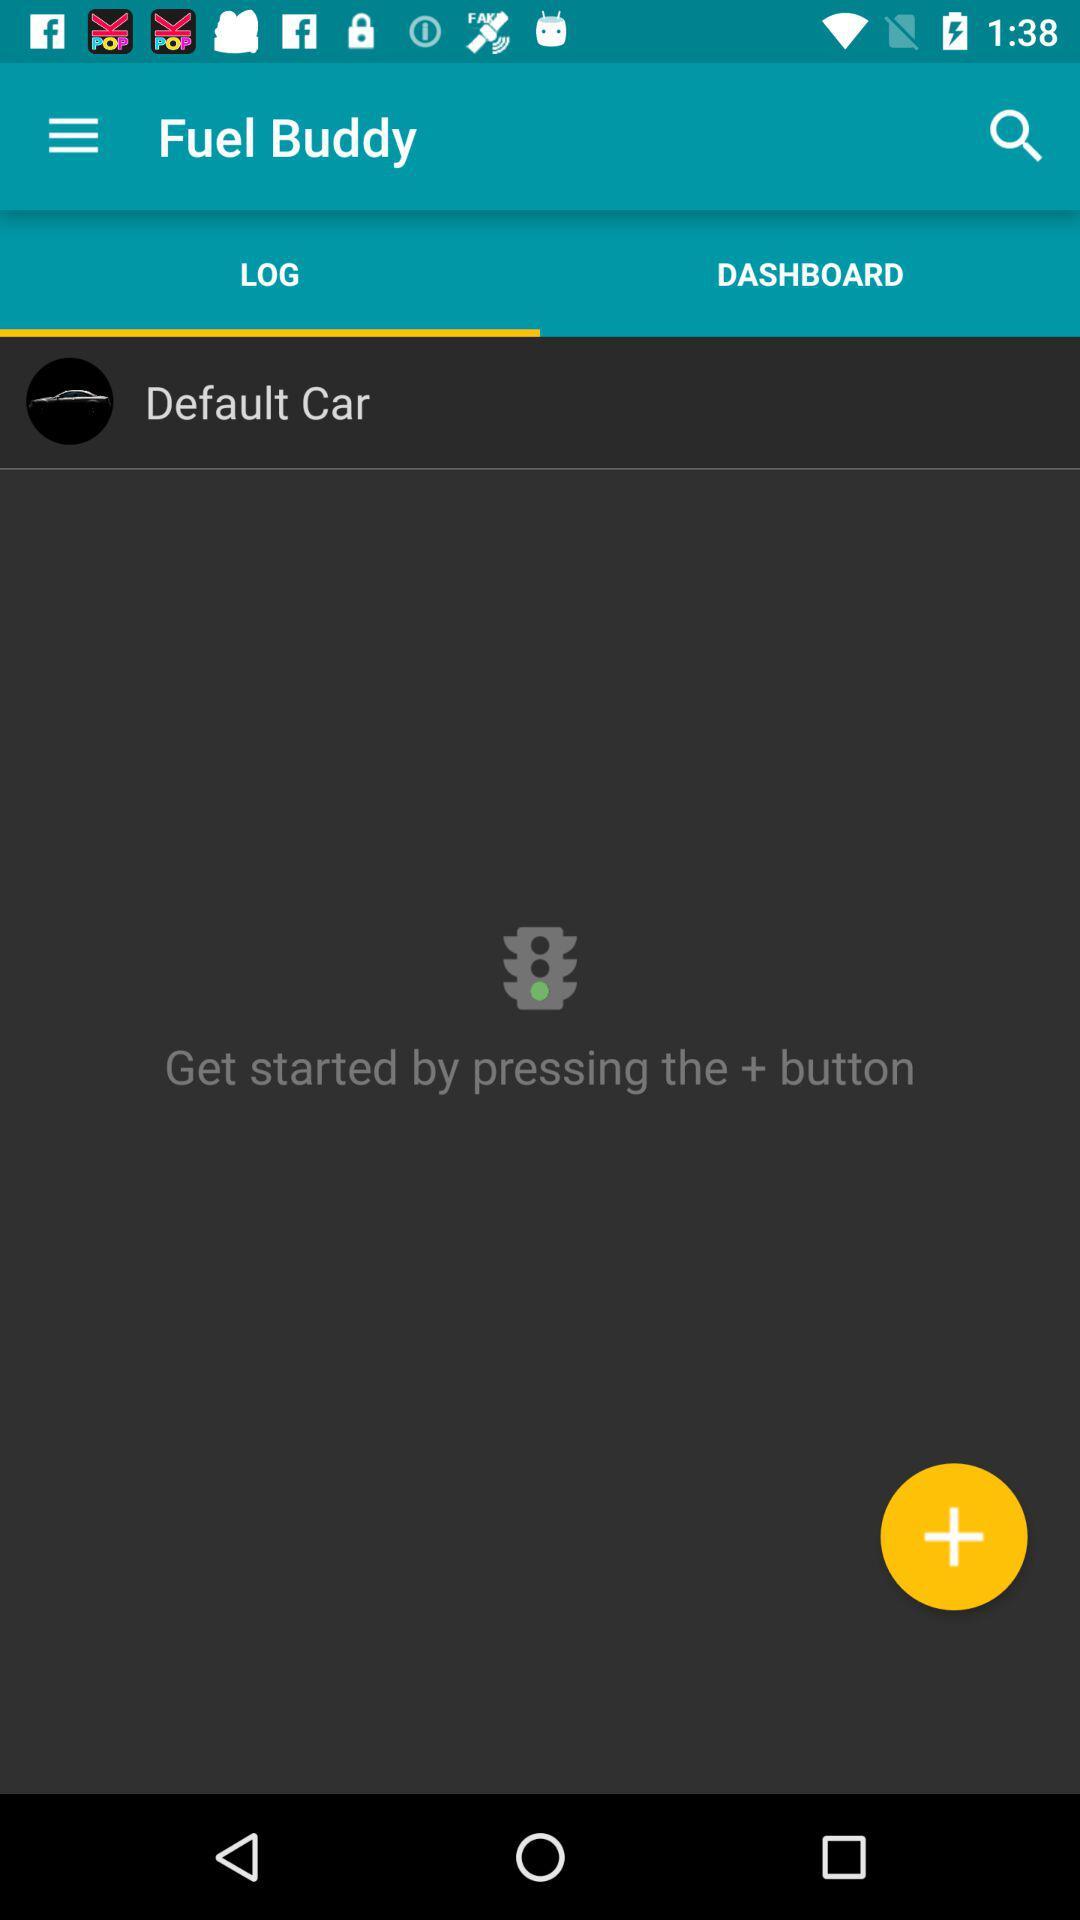 The height and width of the screenshot is (1920, 1080). What do you see at coordinates (540, 1065) in the screenshot?
I see `open the app` at bounding box center [540, 1065].